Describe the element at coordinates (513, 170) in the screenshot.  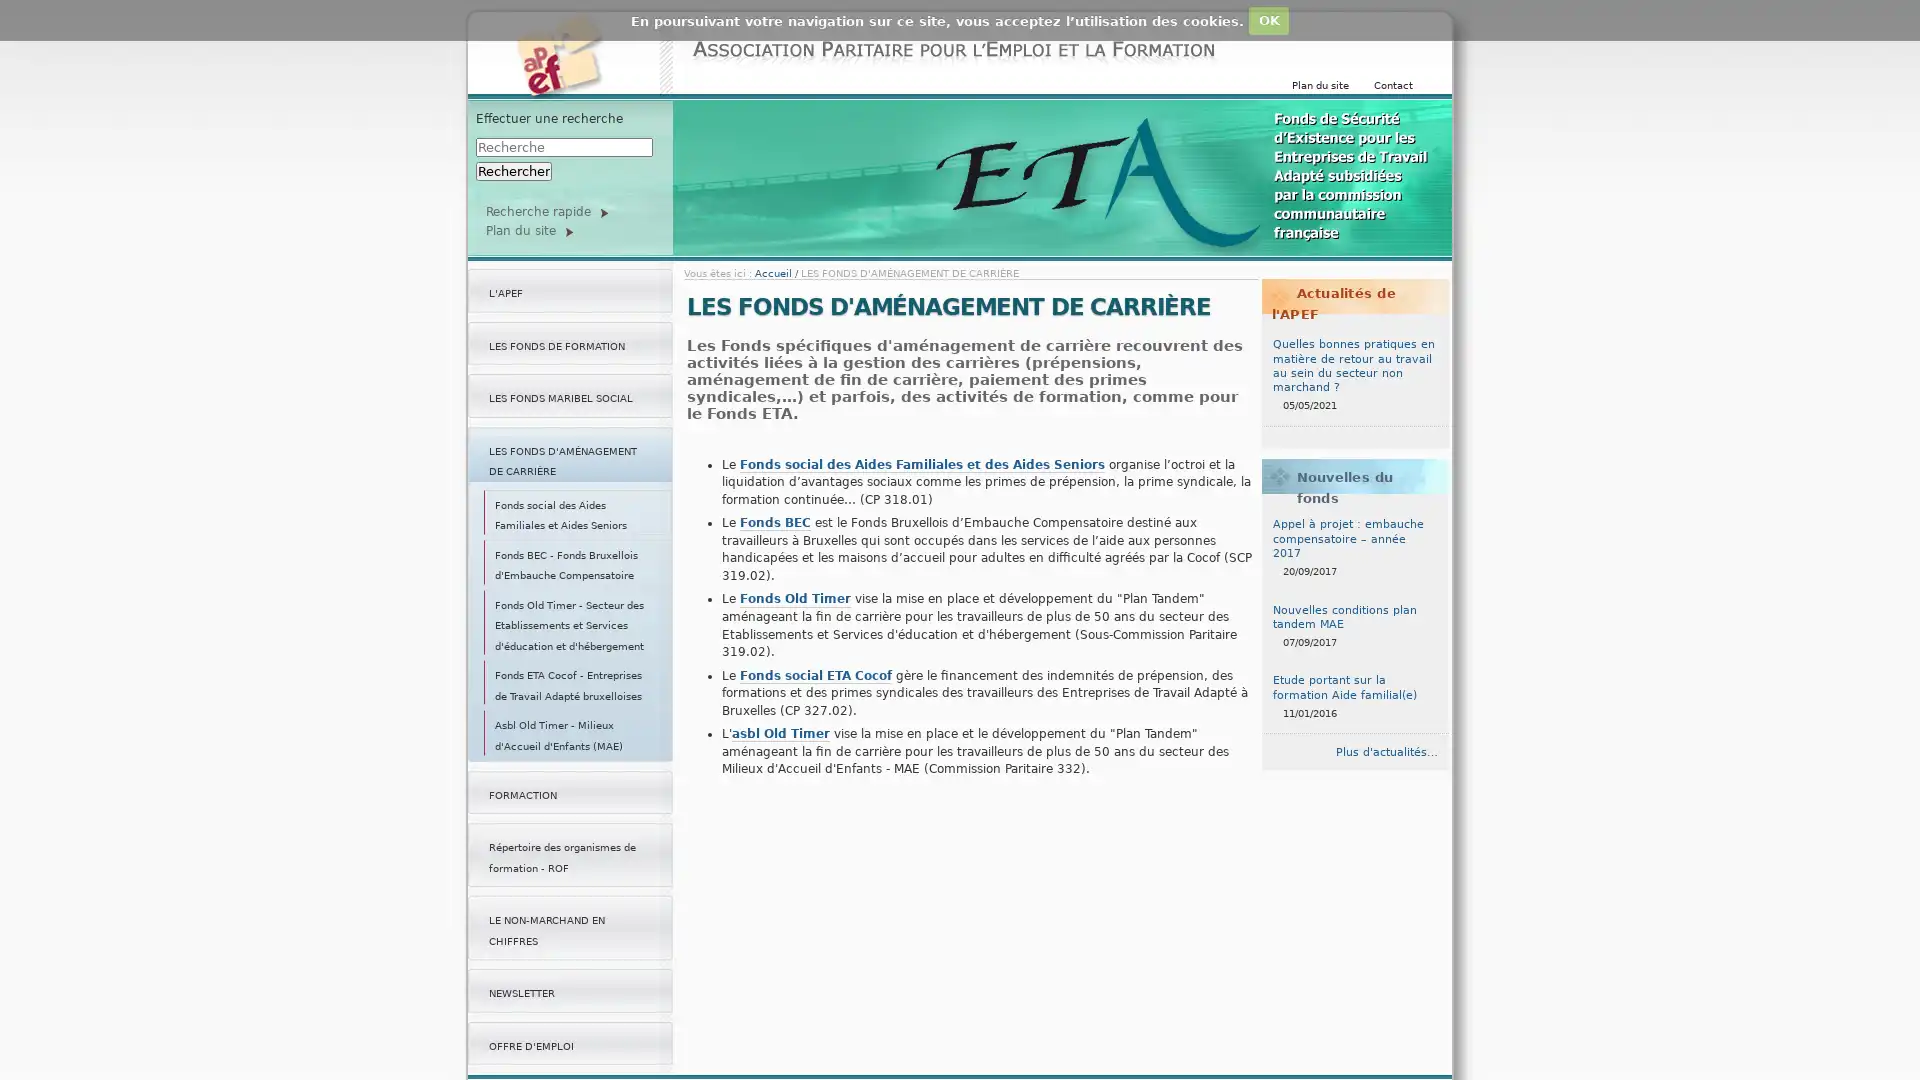
I see `Rechercher` at that location.